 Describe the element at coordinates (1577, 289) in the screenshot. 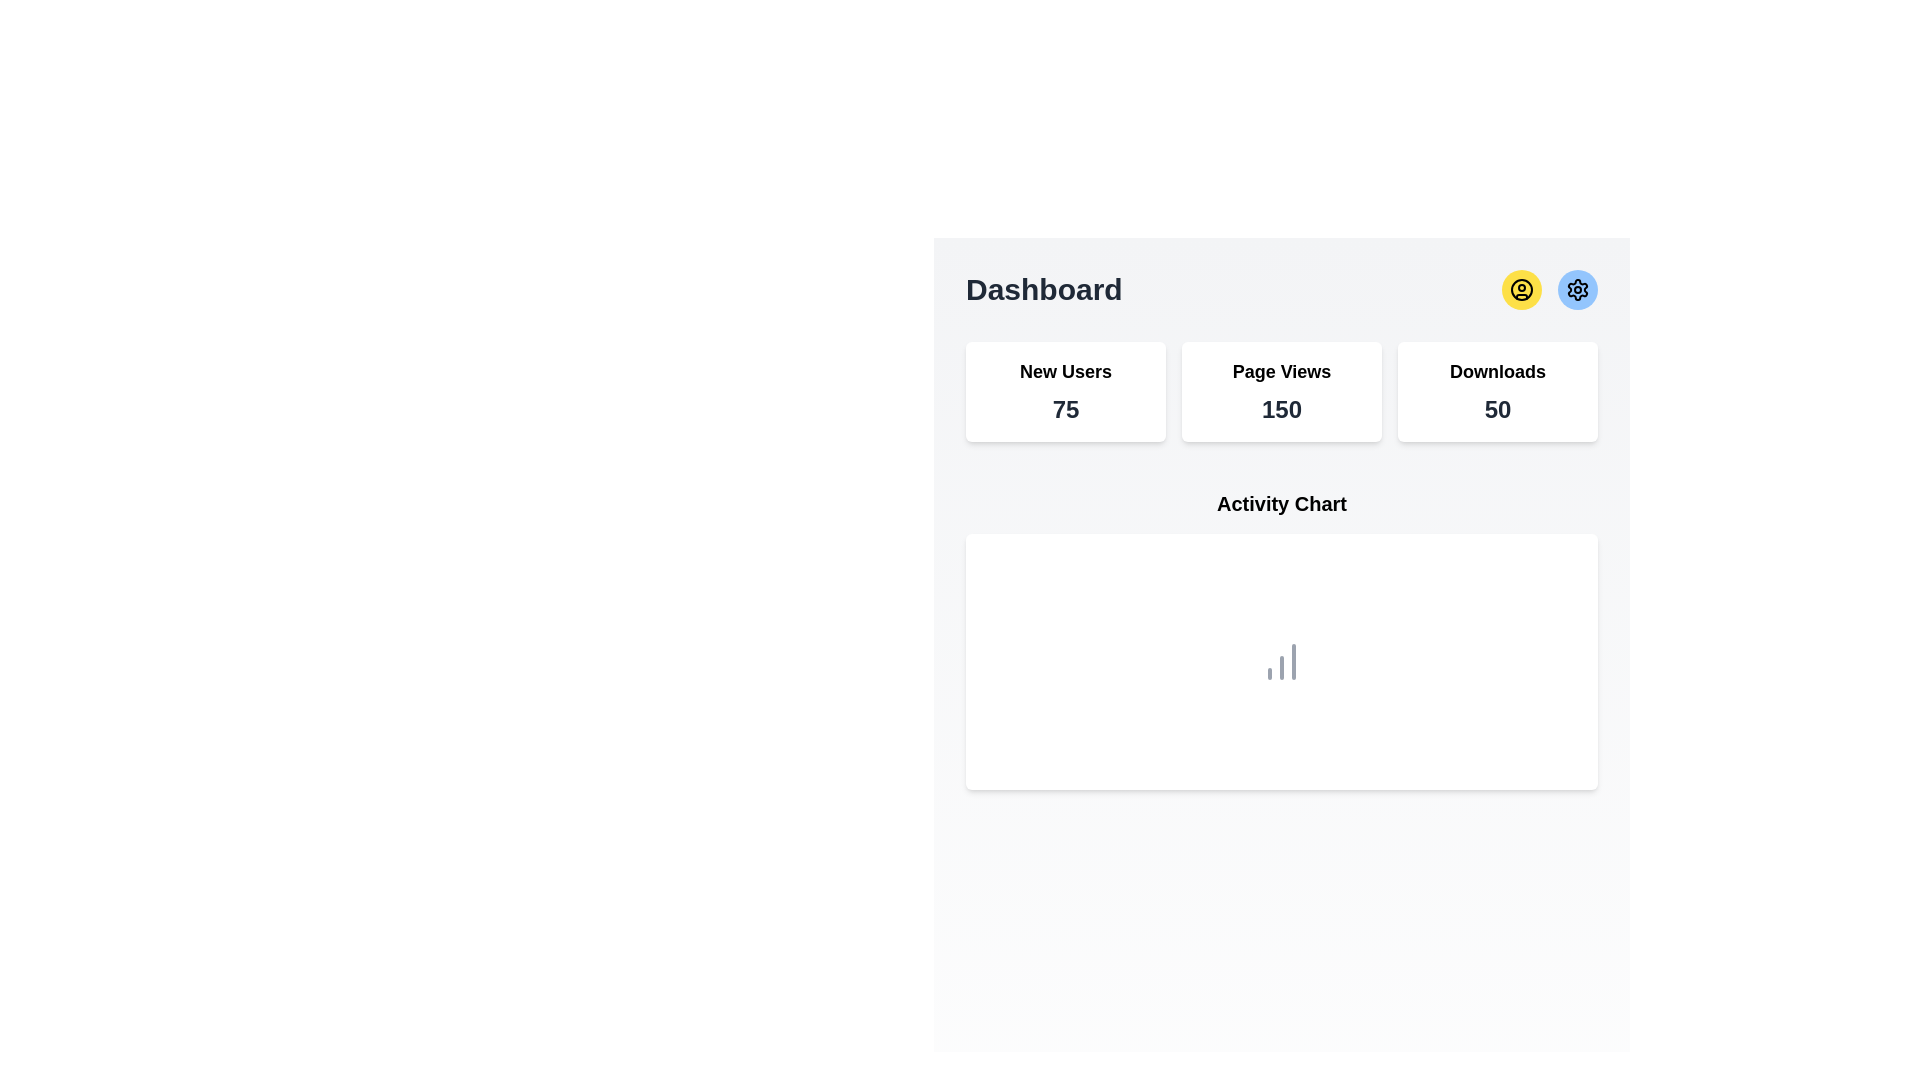

I see `the settings icon located at the top-right corner of the interface` at that location.